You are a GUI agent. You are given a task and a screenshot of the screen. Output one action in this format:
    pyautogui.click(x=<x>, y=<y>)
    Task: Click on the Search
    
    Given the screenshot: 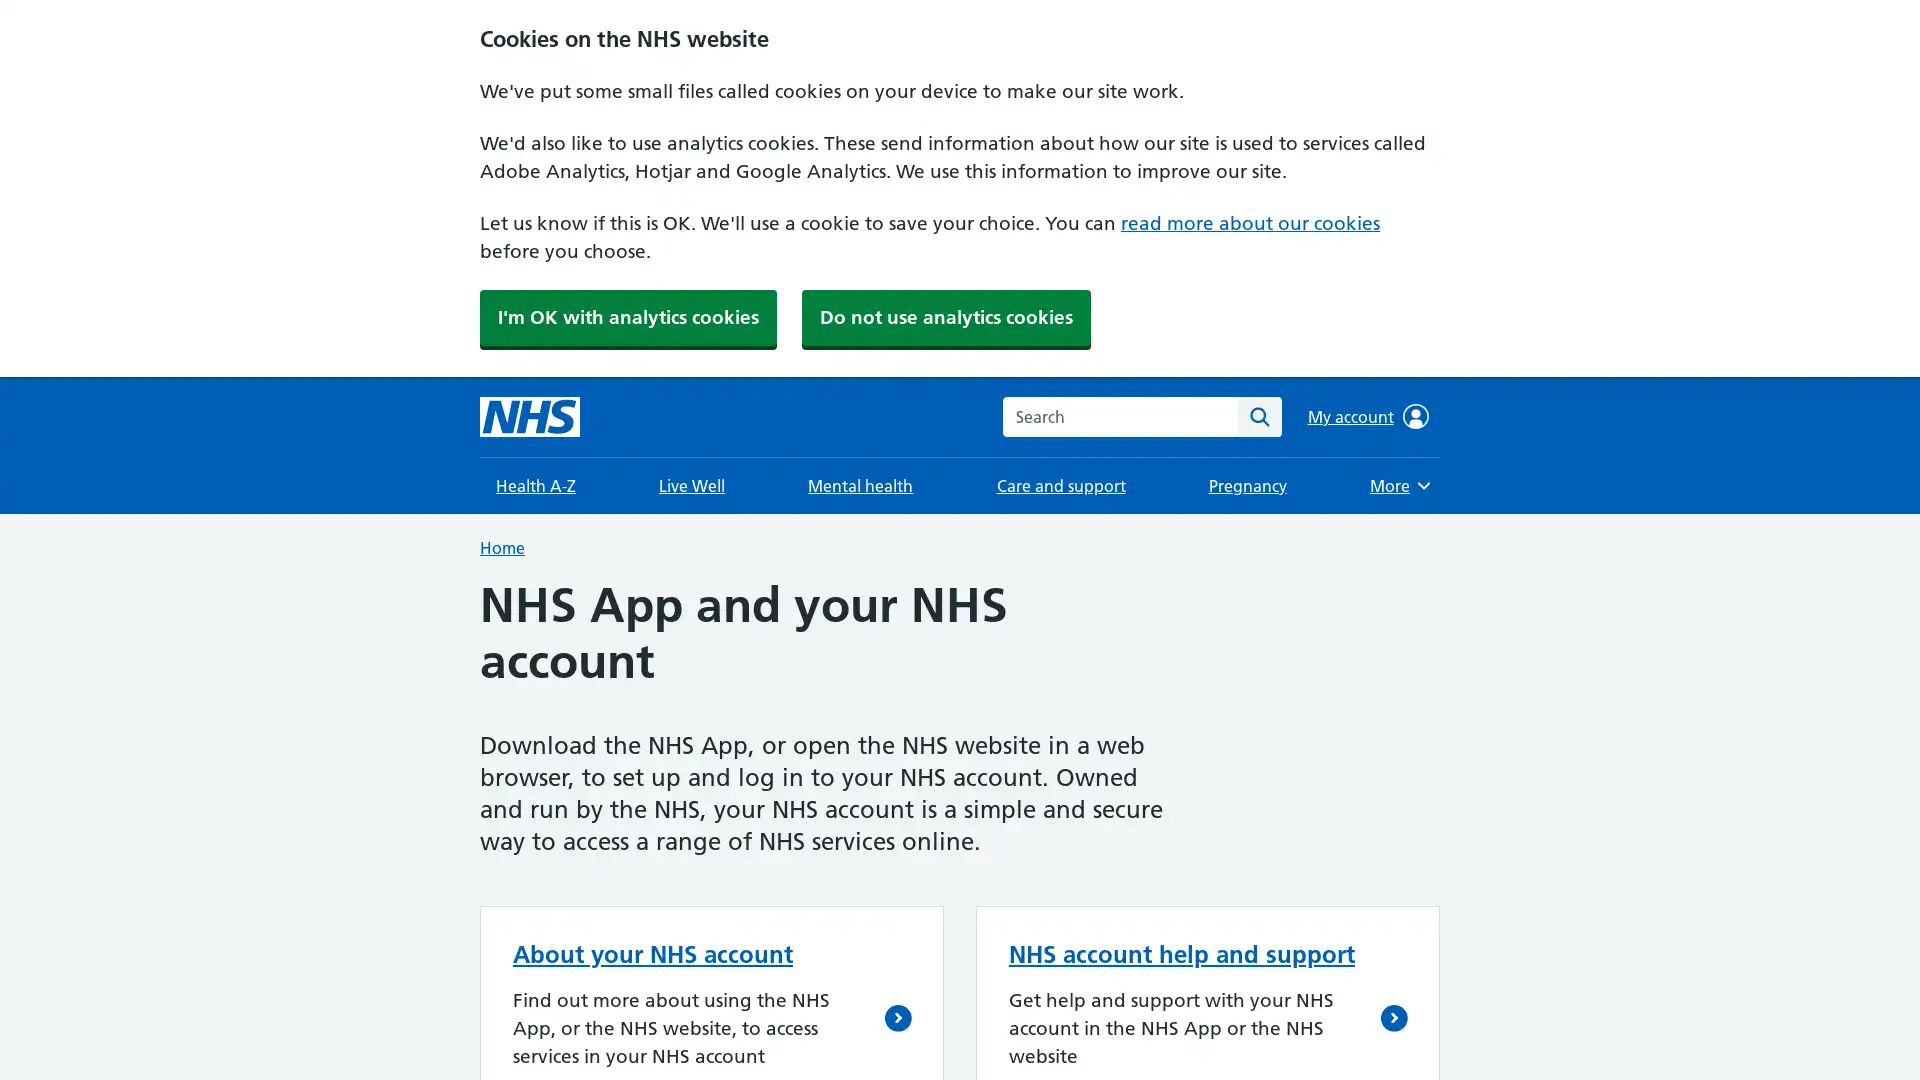 What is the action you would take?
    pyautogui.click(x=1258, y=415)
    